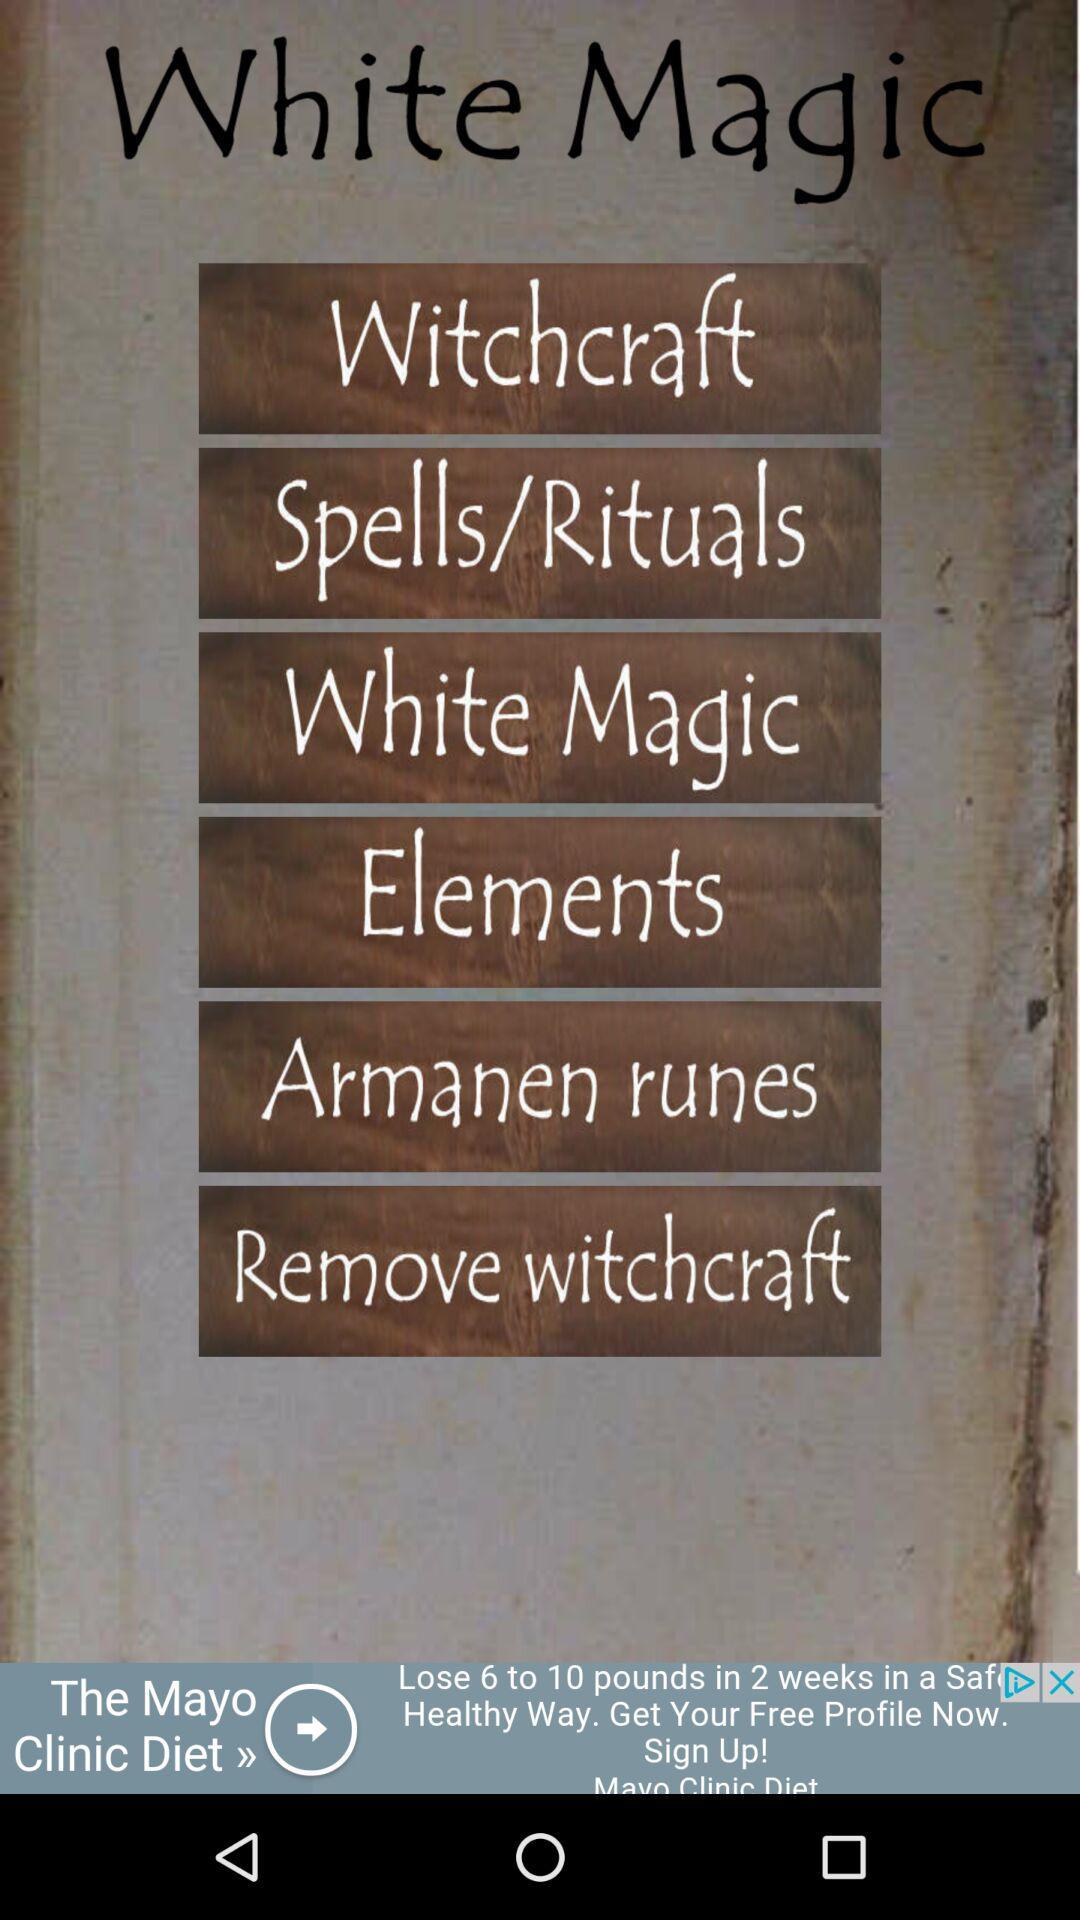 The width and height of the screenshot is (1080, 1920). I want to click on ateno para o nome white magic, so click(540, 717).